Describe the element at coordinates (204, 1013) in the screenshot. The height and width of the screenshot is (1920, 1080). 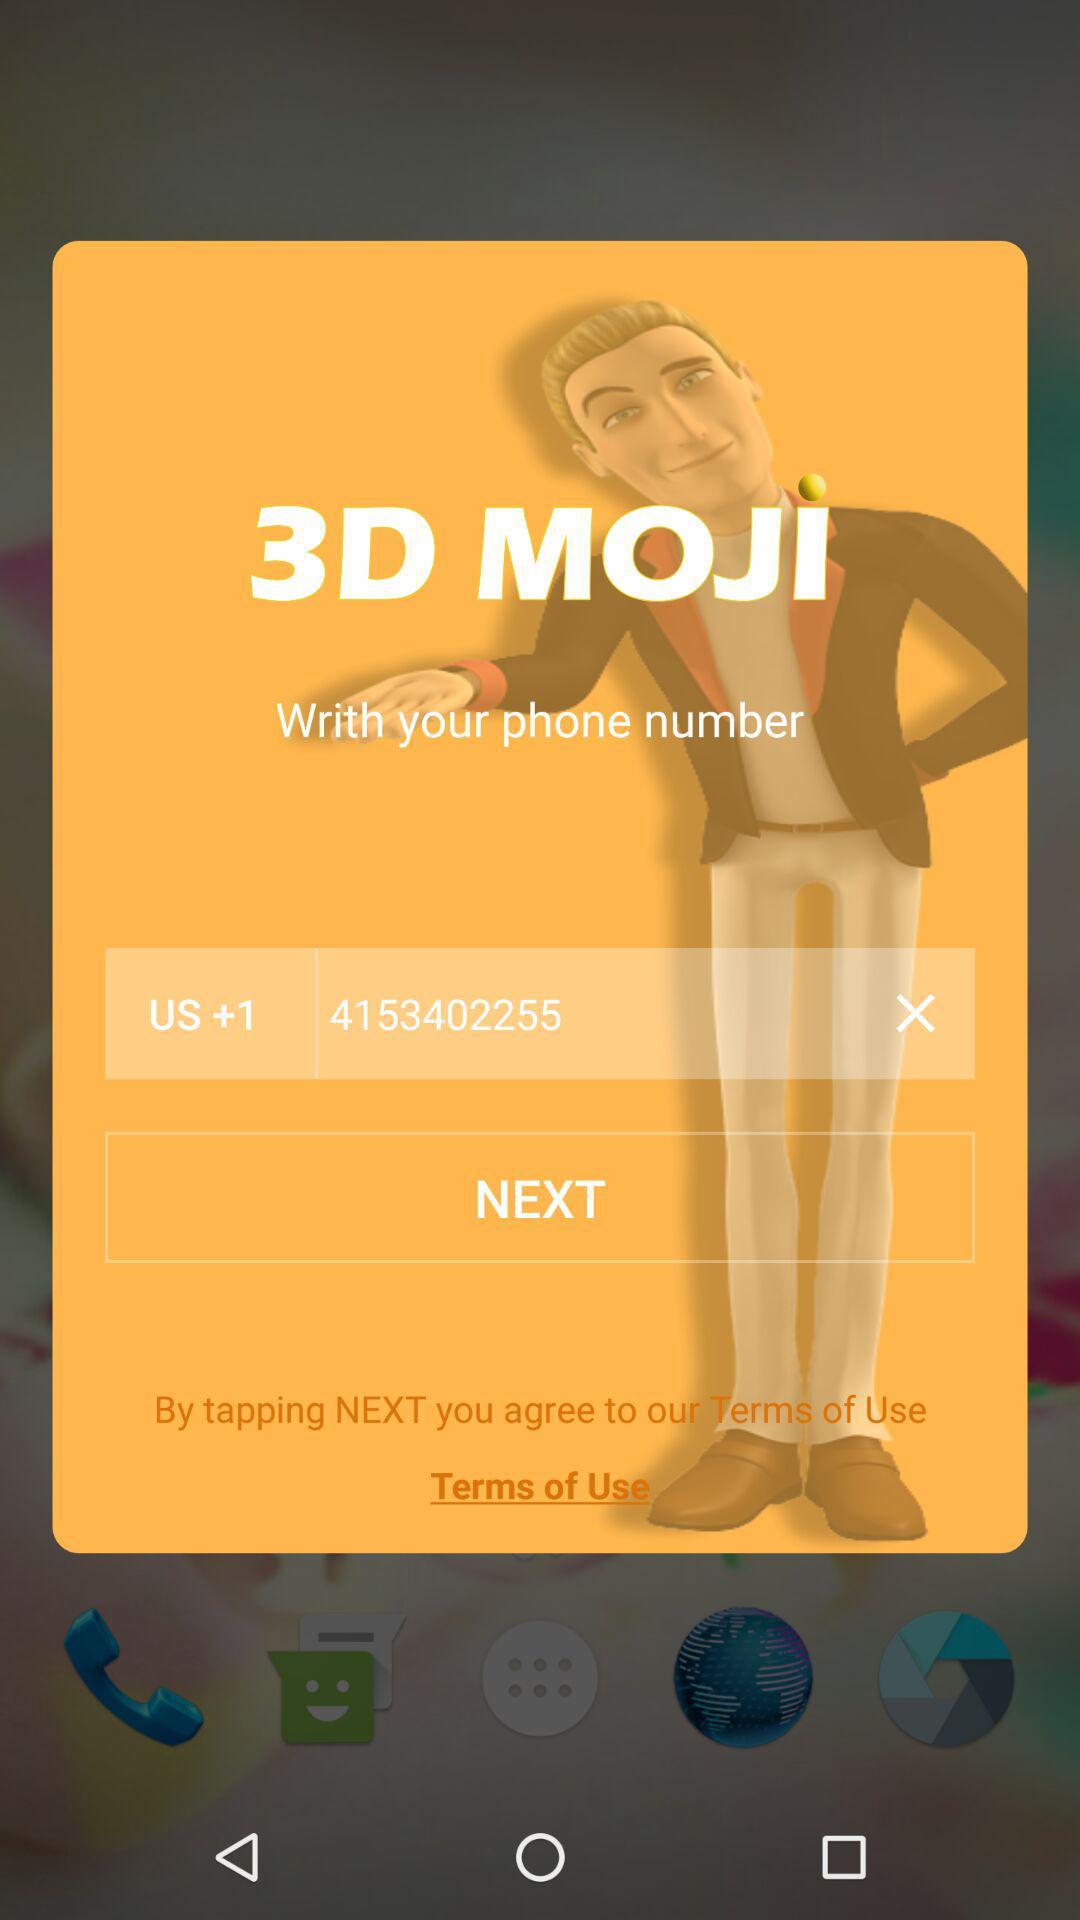
I see `item above next` at that location.